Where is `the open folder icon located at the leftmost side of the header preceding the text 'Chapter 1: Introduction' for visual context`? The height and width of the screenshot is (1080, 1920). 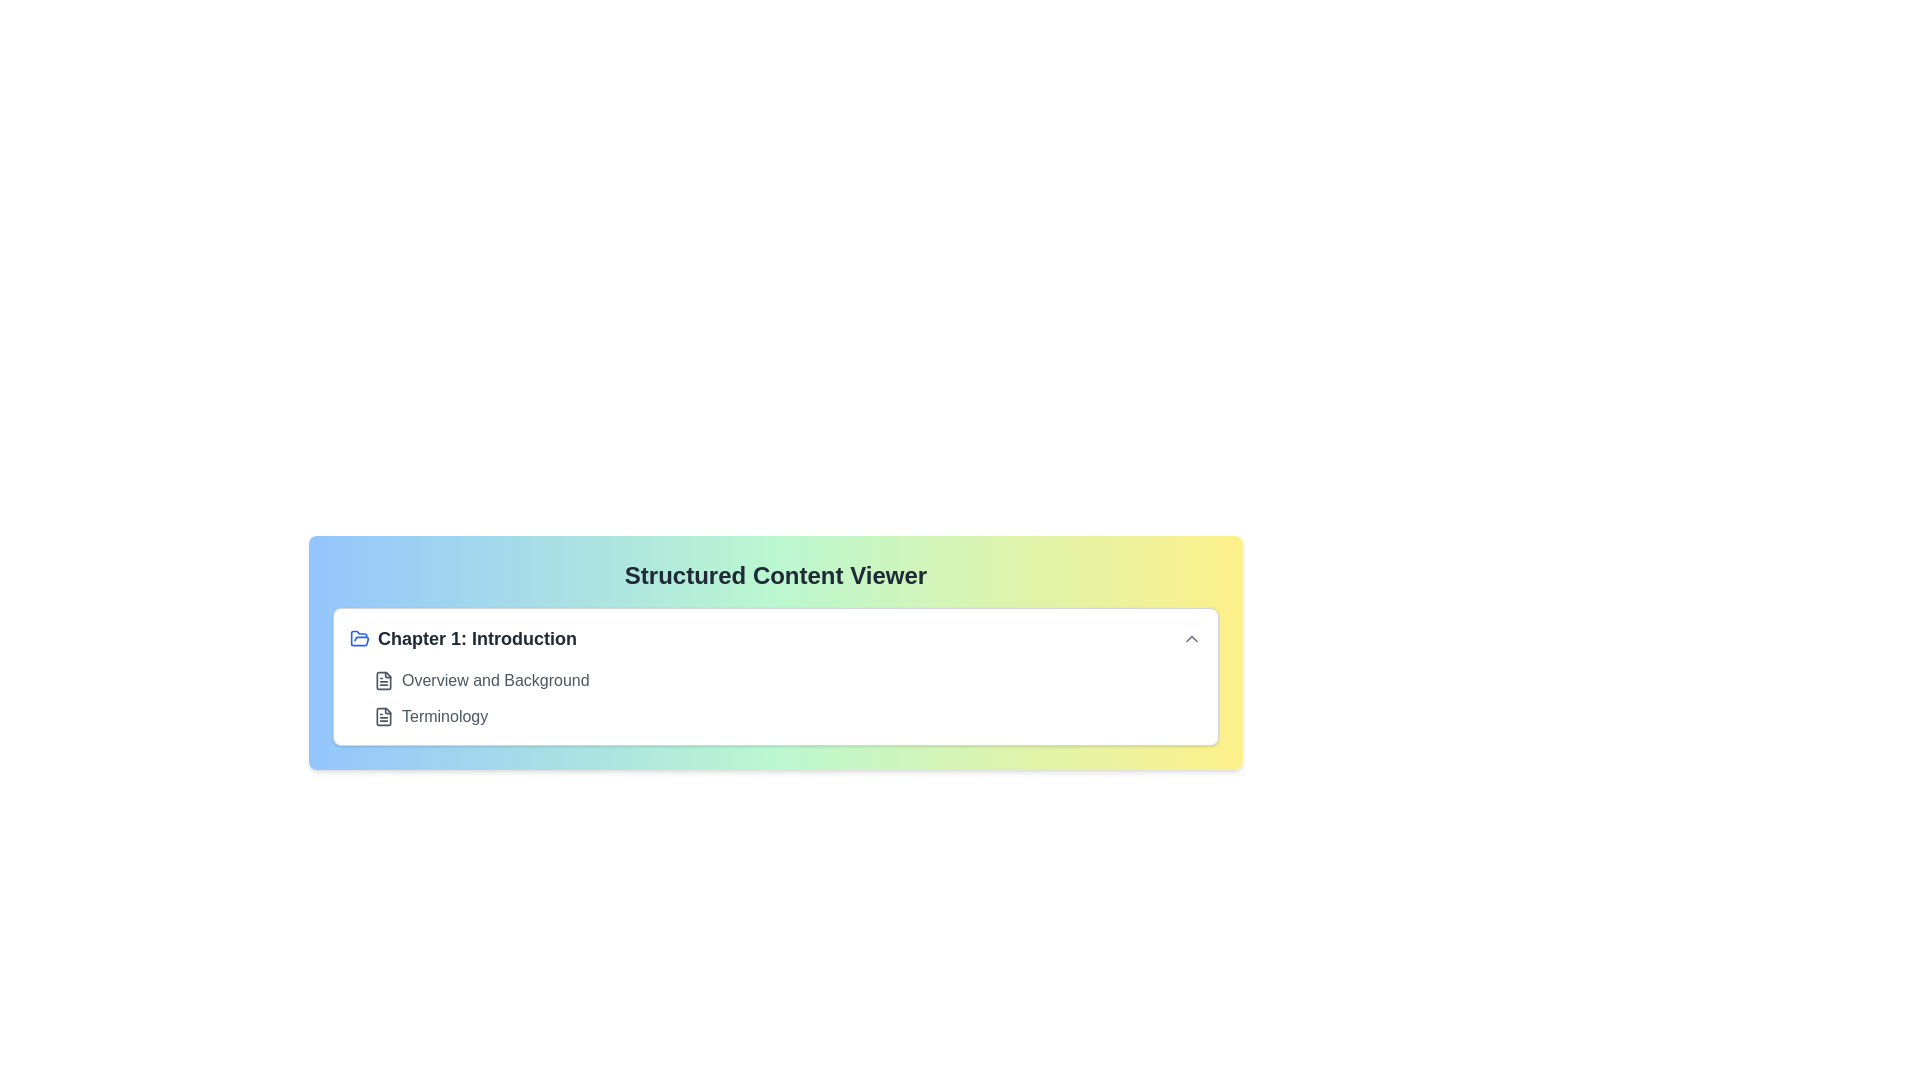 the open folder icon located at the leftmost side of the header preceding the text 'Chapter 1: Introduction' for visual context is located at coordinates (360, 639).